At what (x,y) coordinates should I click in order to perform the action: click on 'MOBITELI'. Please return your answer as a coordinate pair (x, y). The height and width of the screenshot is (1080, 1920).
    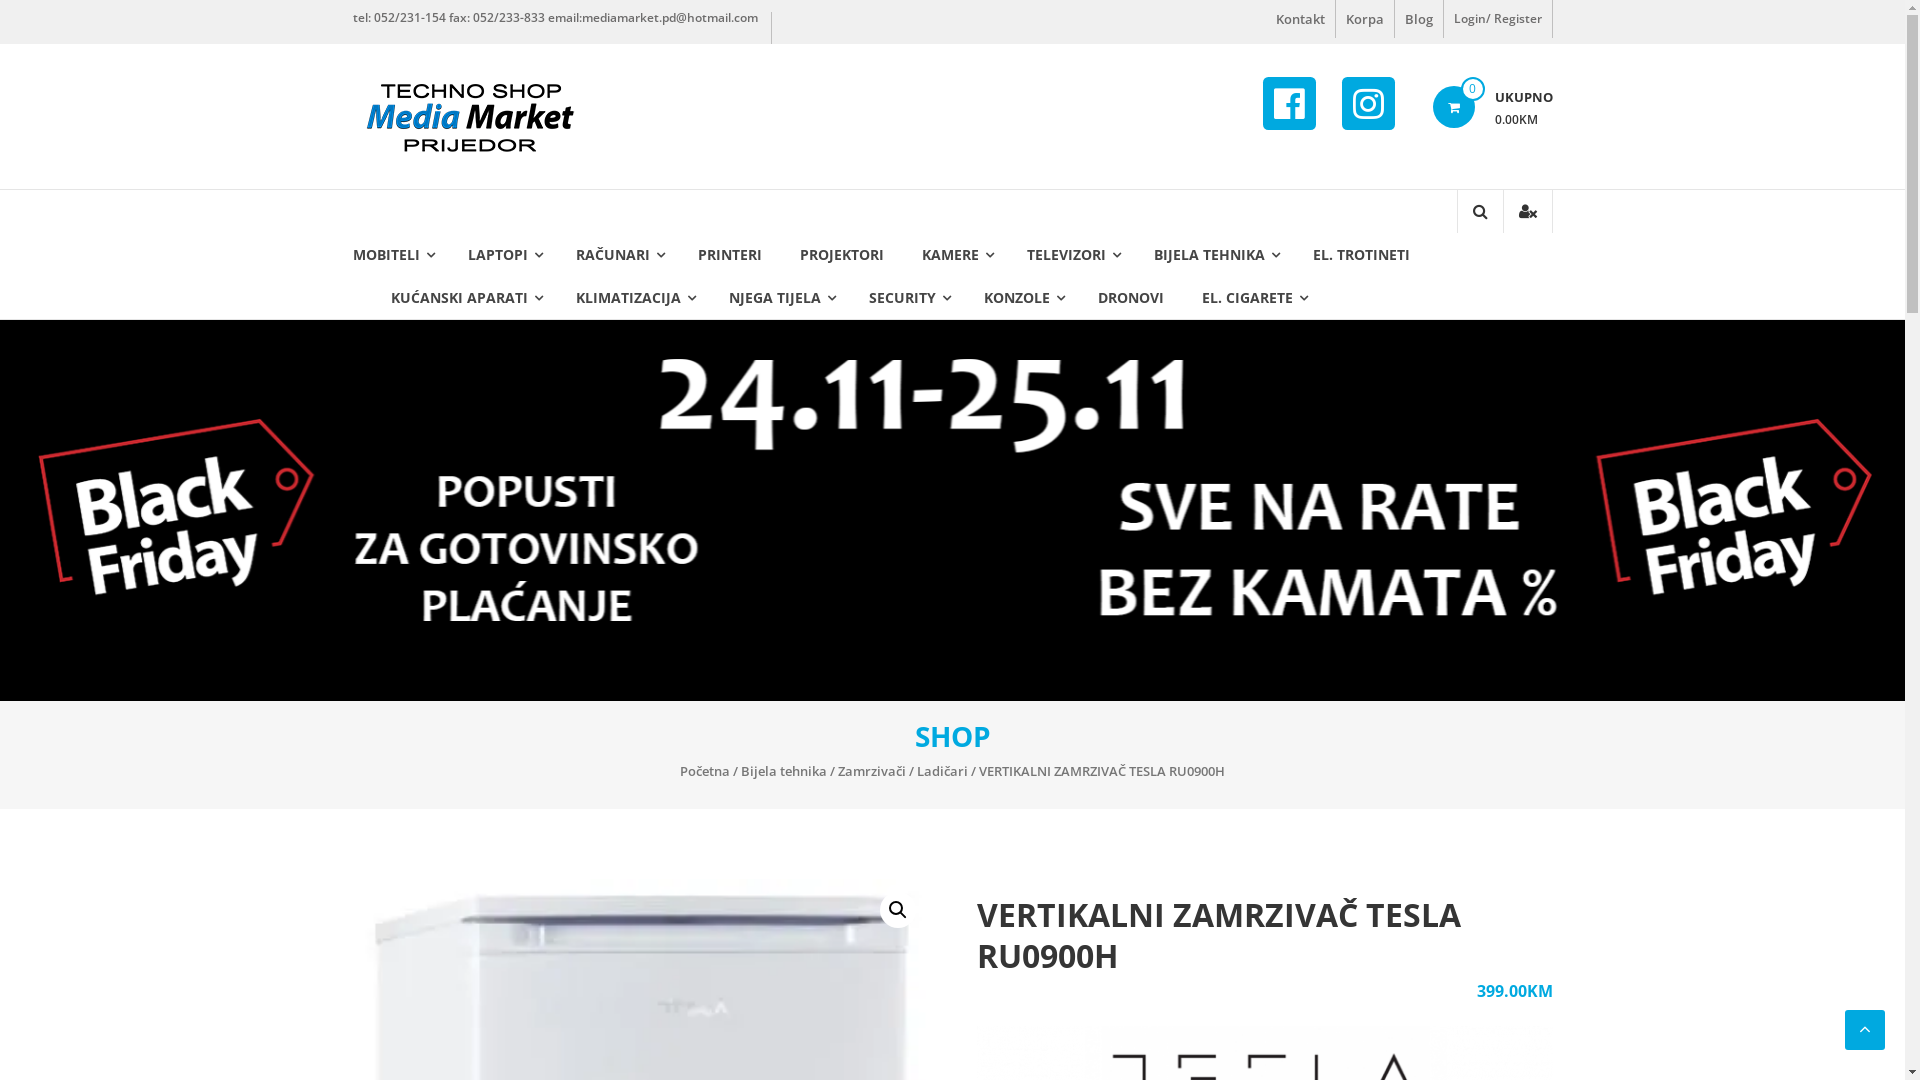
    Looking at the image, I should click on (385, 253).